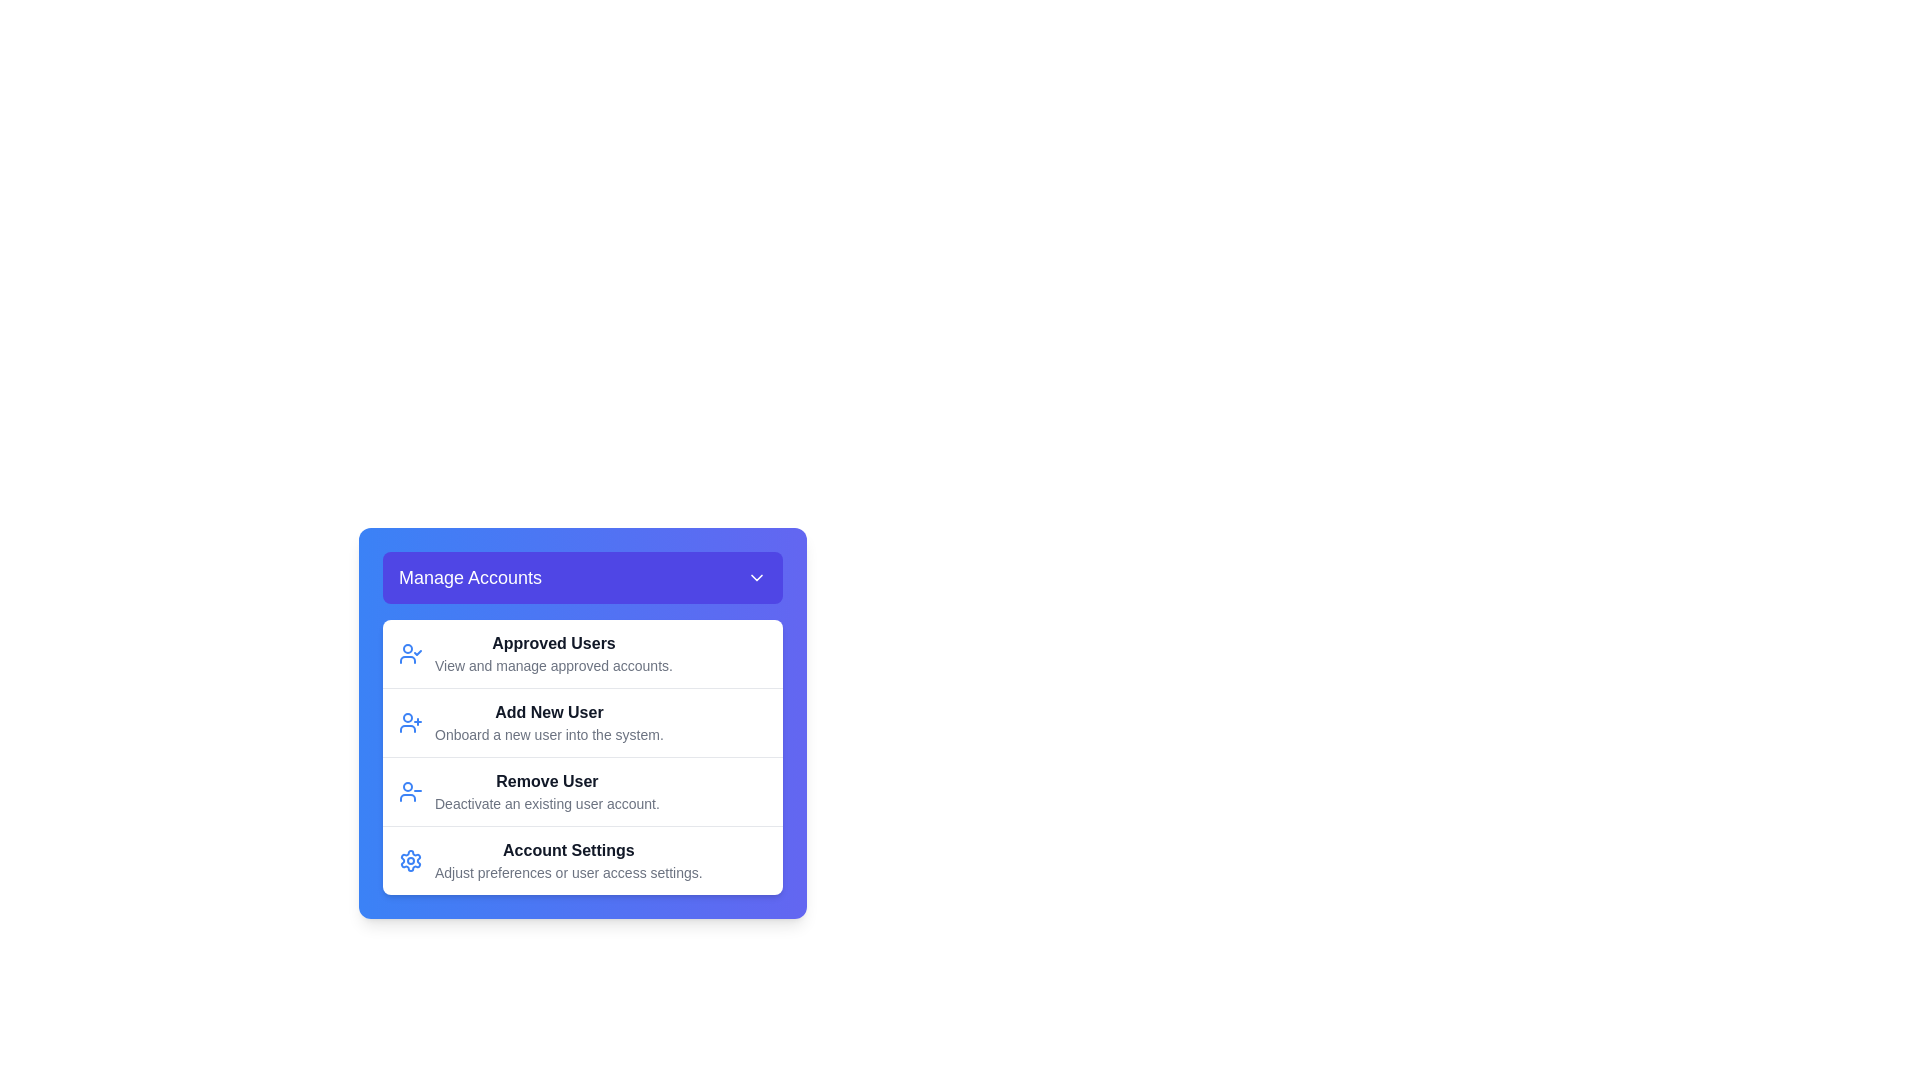 This screenshot has width=1920, height=1080. Describe the element at coordinates (567, 851) in the screenshot. I see `the header text label for the last menu item in the 'Manage Accounts' panel, which describes adjusting preferences or user access settings` at that location.